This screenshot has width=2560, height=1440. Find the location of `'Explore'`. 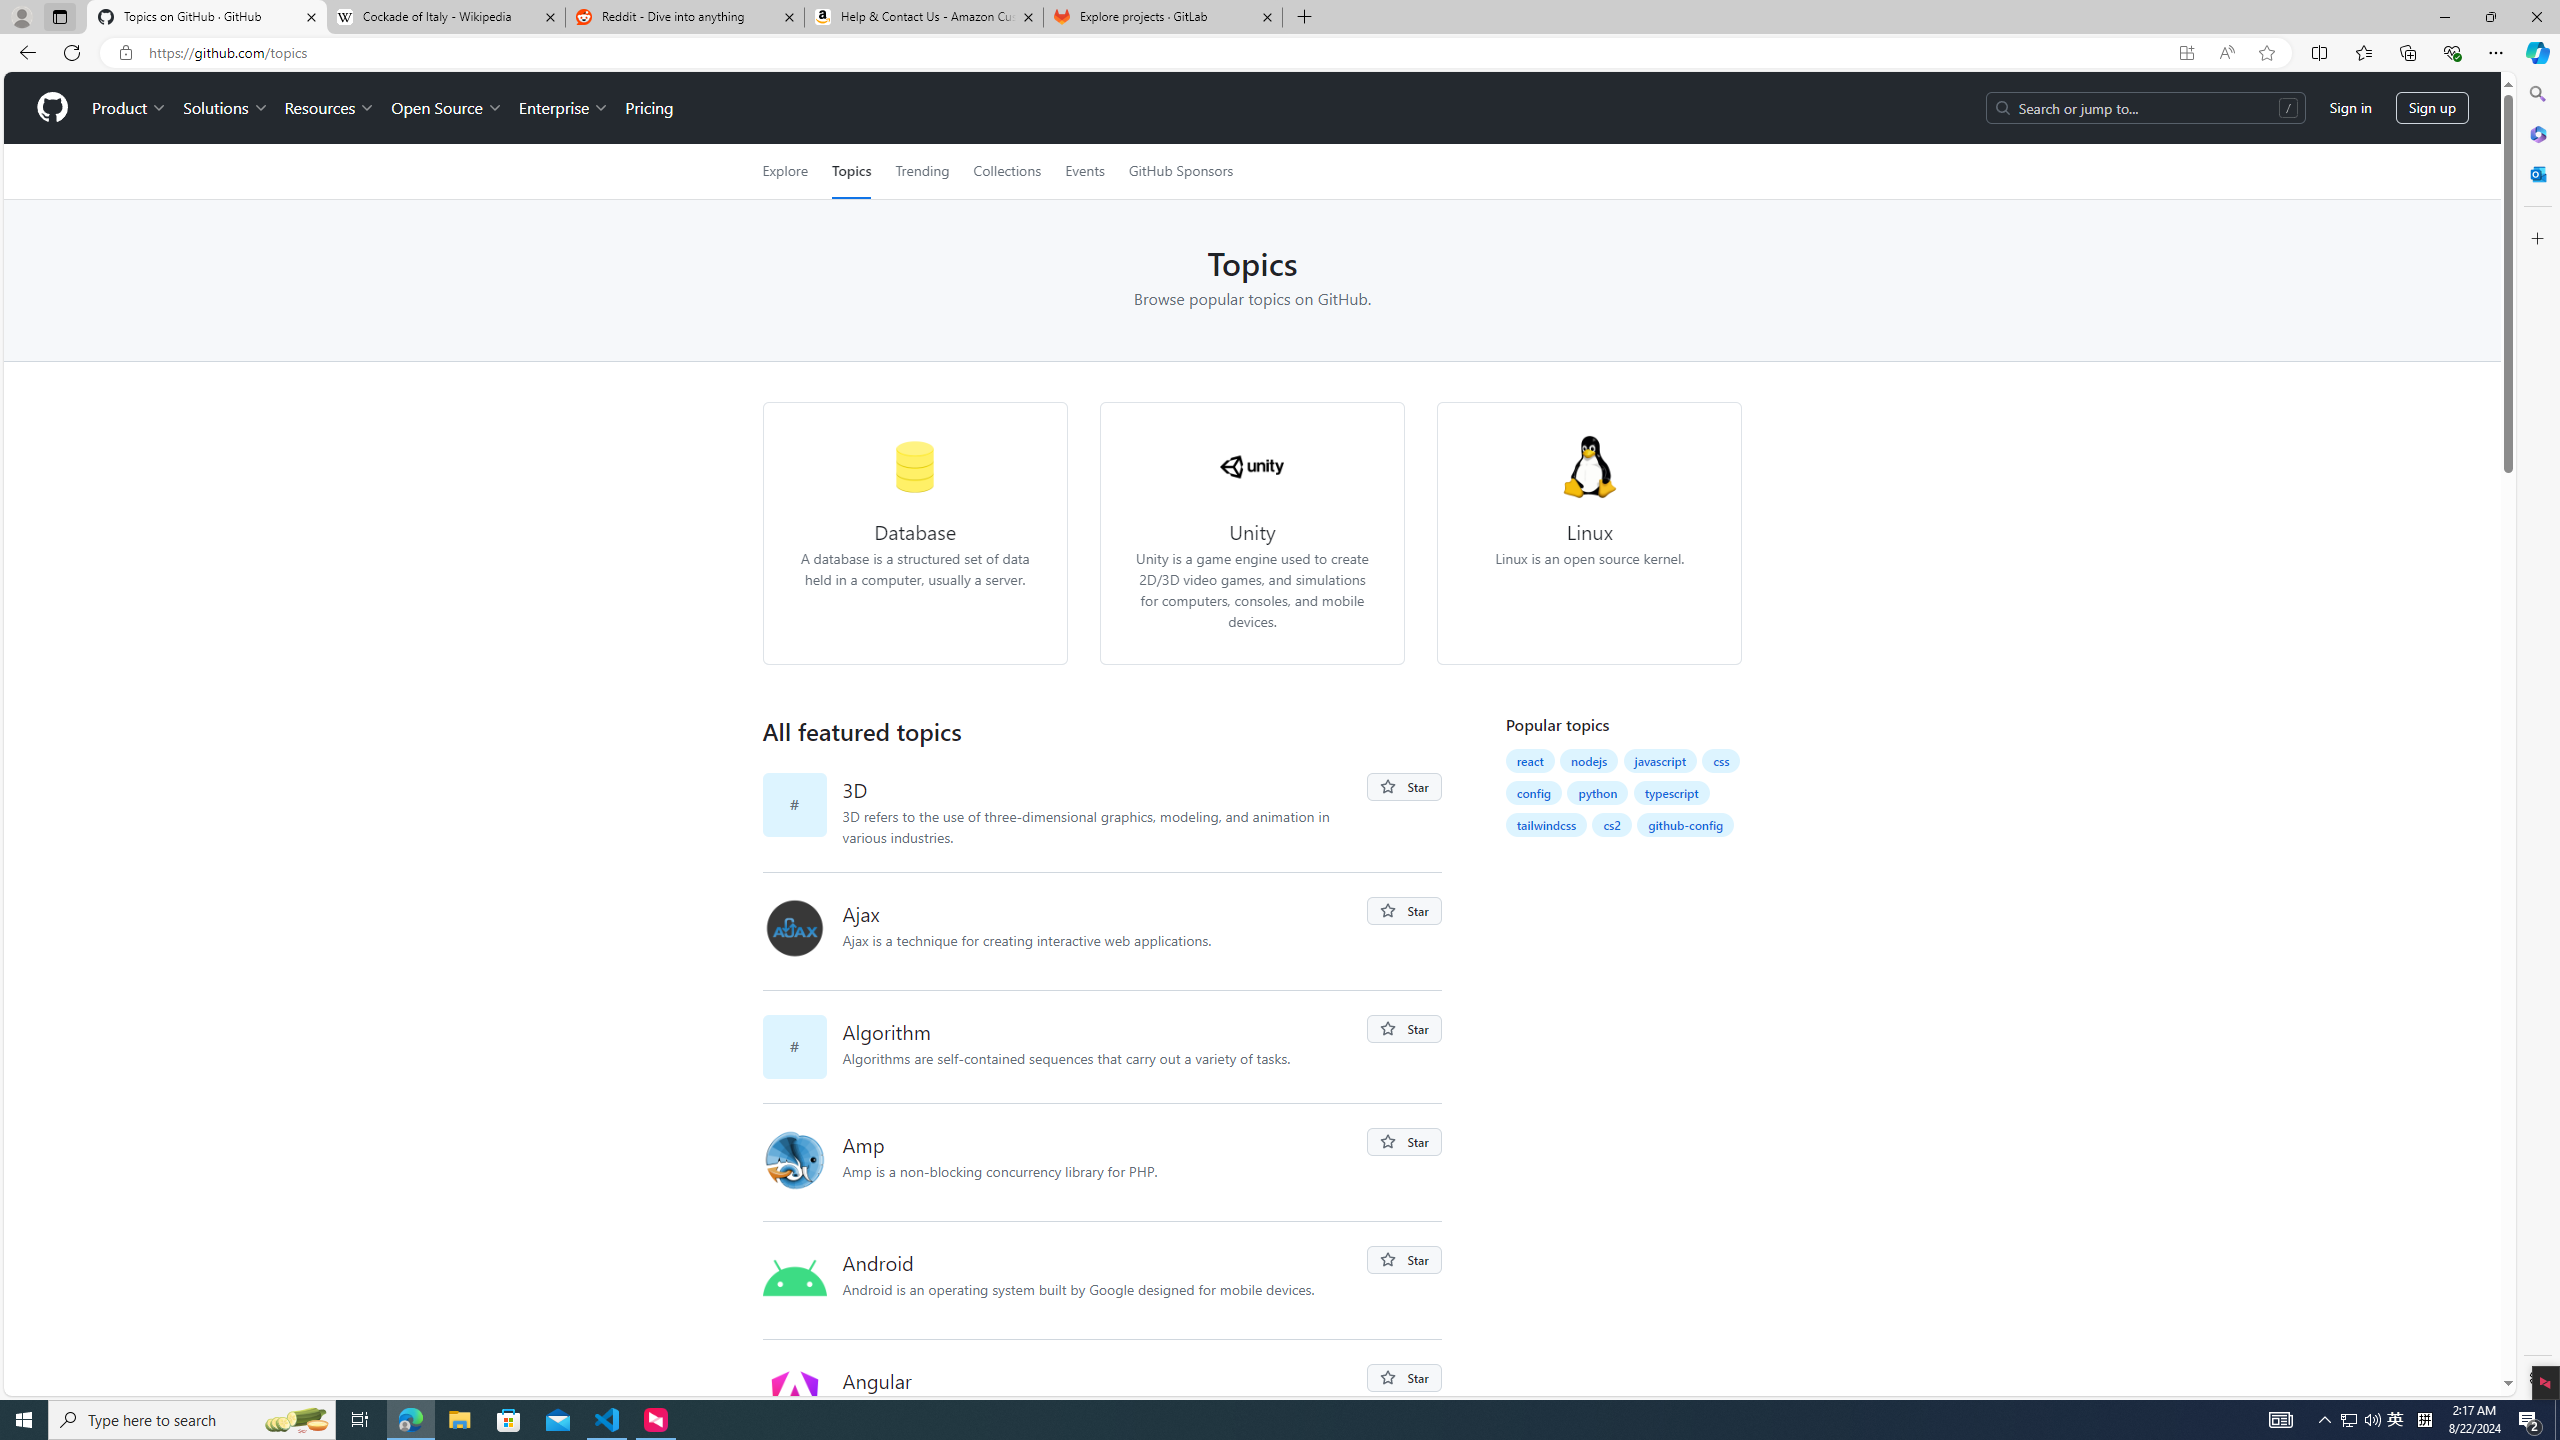

'Explore' is located at coordinates (784, 171).